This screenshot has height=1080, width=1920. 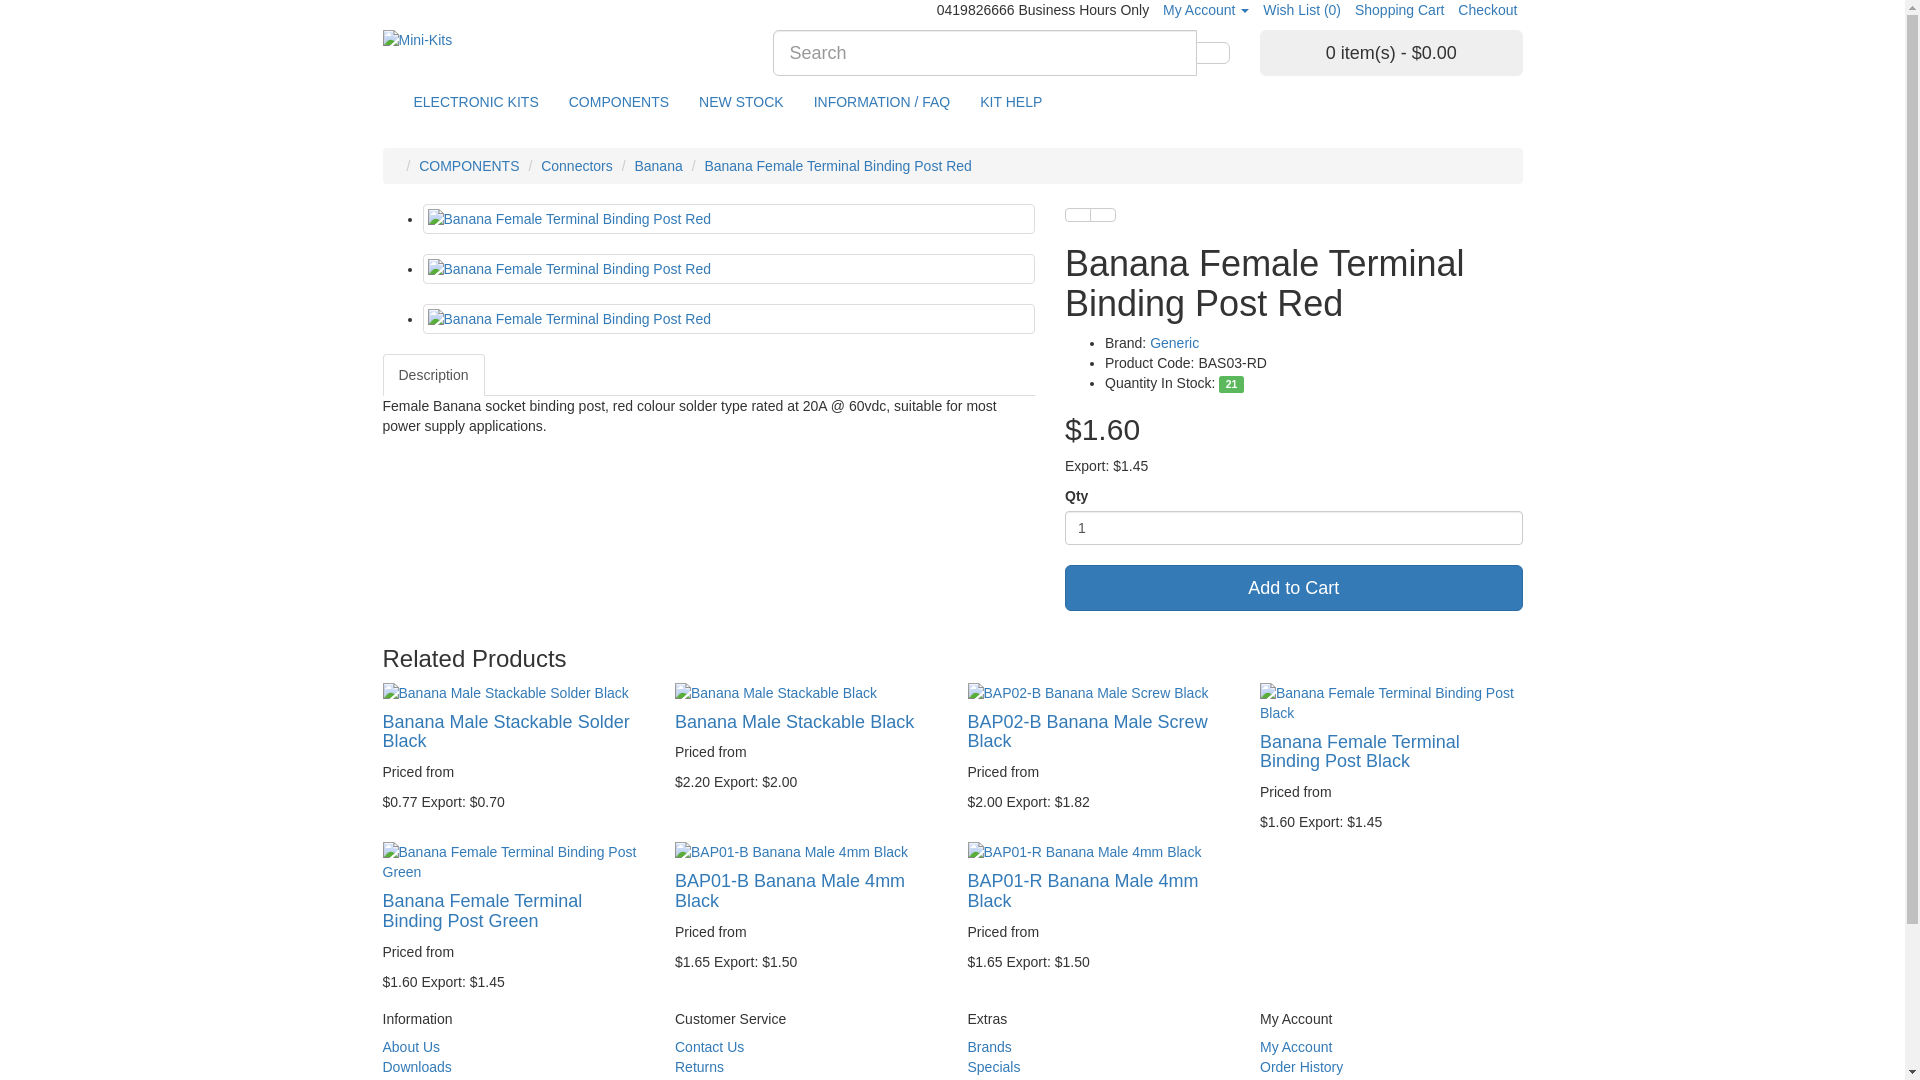 What do you see at coordinates (1294, 586) in the screenshot?
I see `'Add to Cart'` at bounding box center [1294, 586].